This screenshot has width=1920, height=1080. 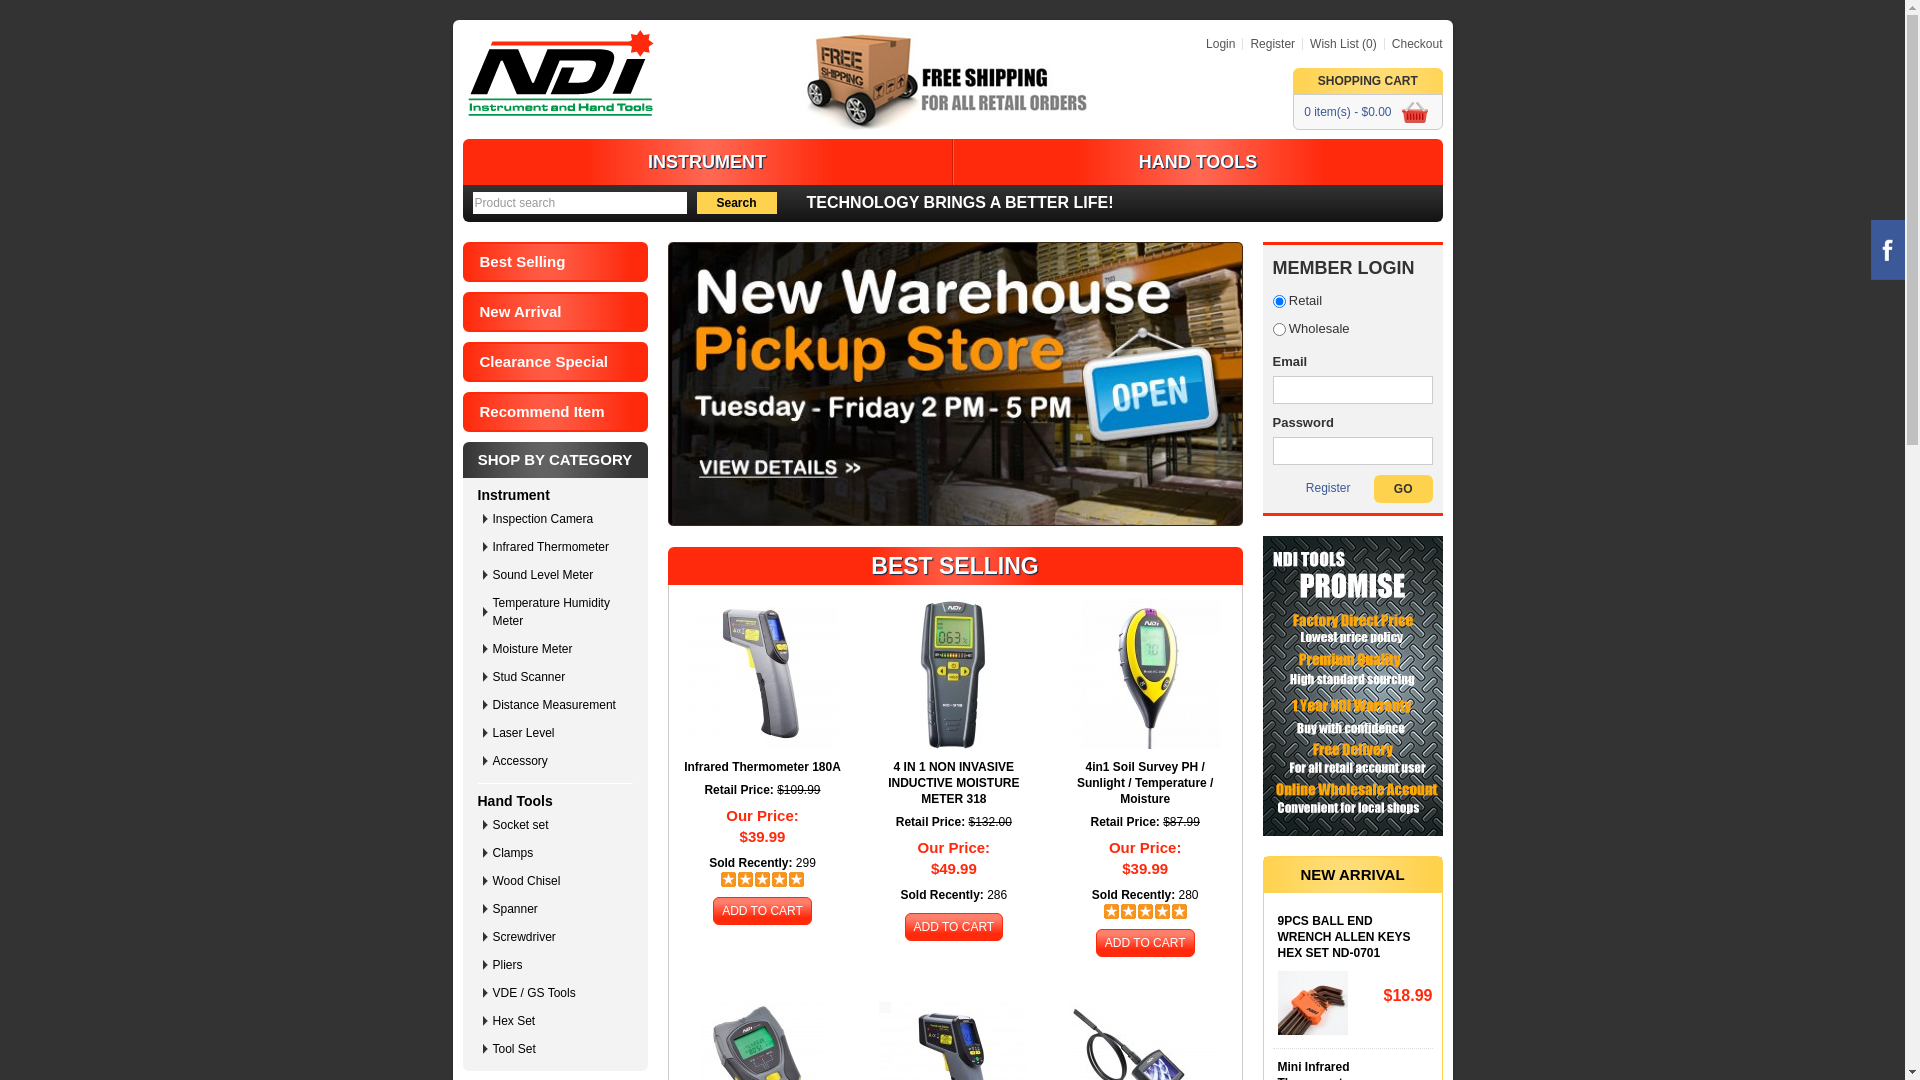 I want to click on 'Best Selling', so click(x=554, y=261).